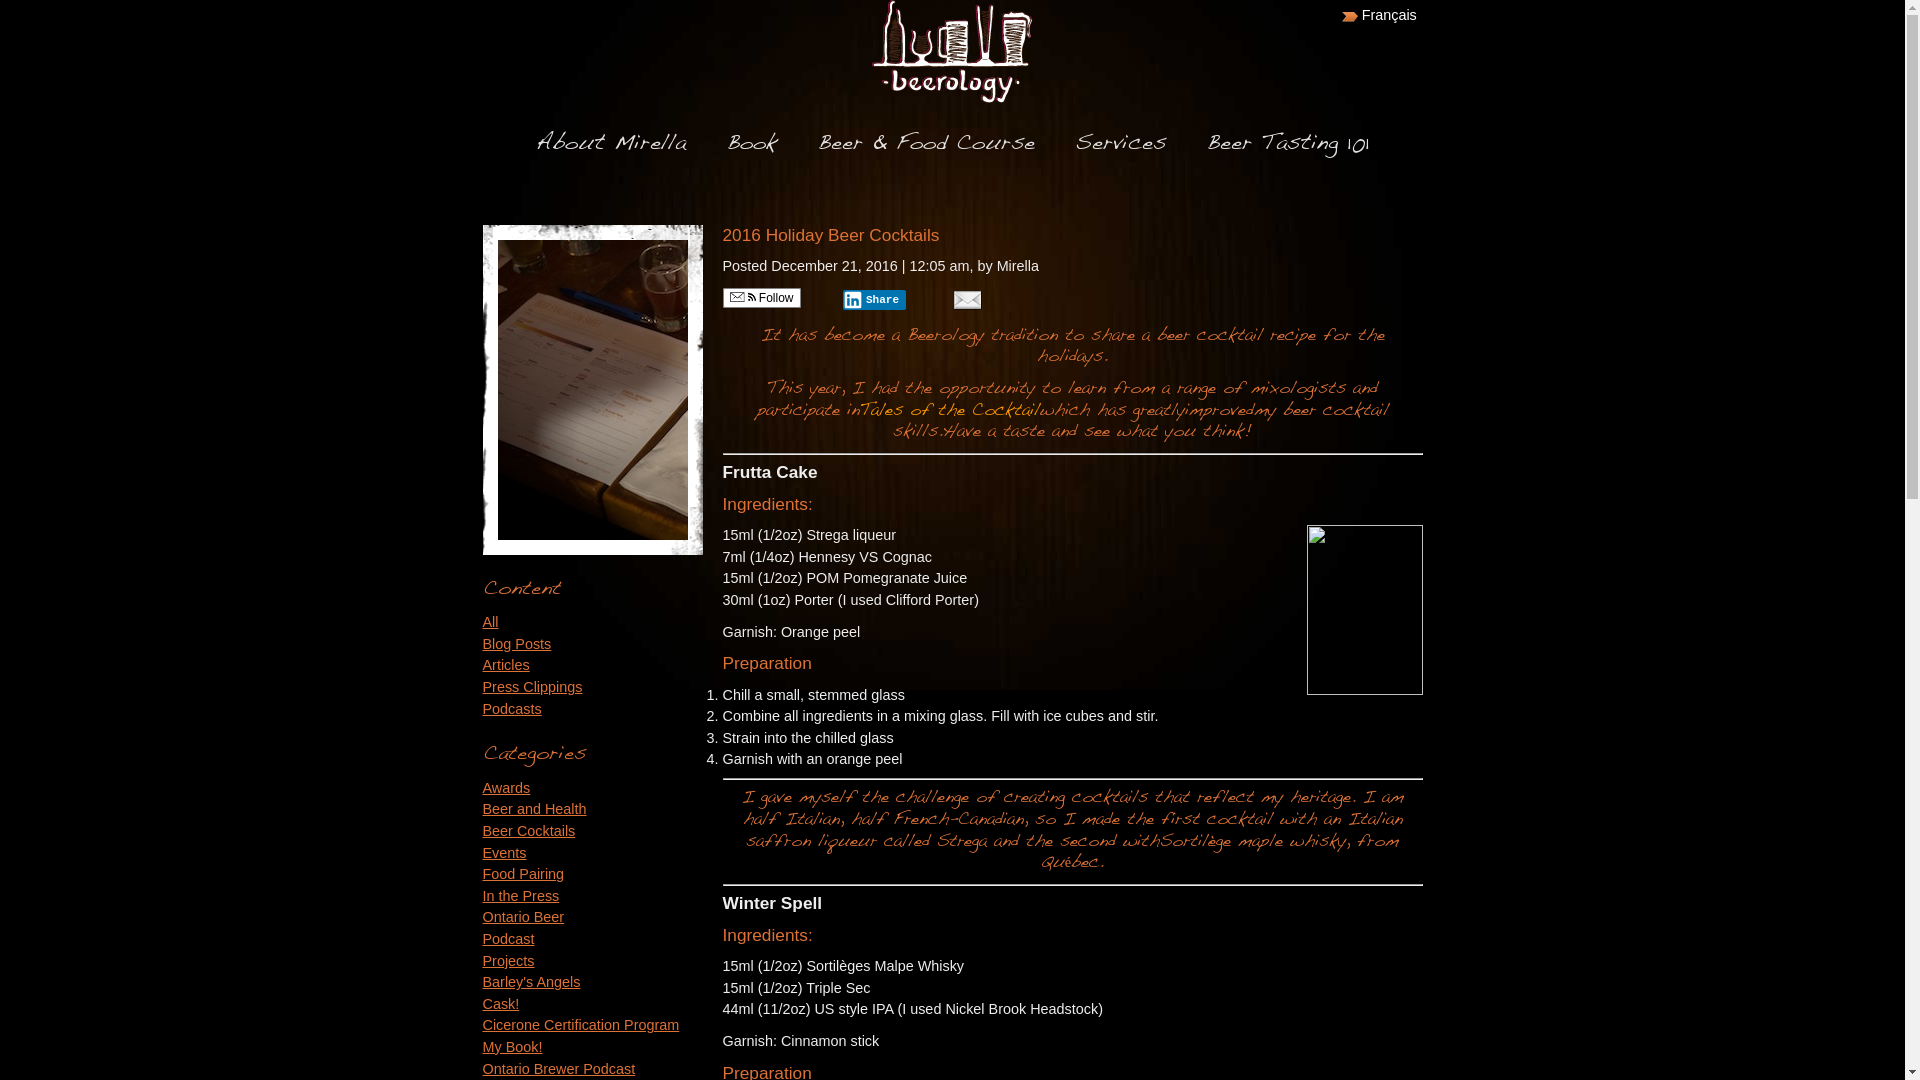 Image resolution: width=1920 pixels, height=1080 pixels. What do you see at coordinates (925, 142) in the screenshot?
I see `'Beer & Food Course'` at bounding box center [925, 142].